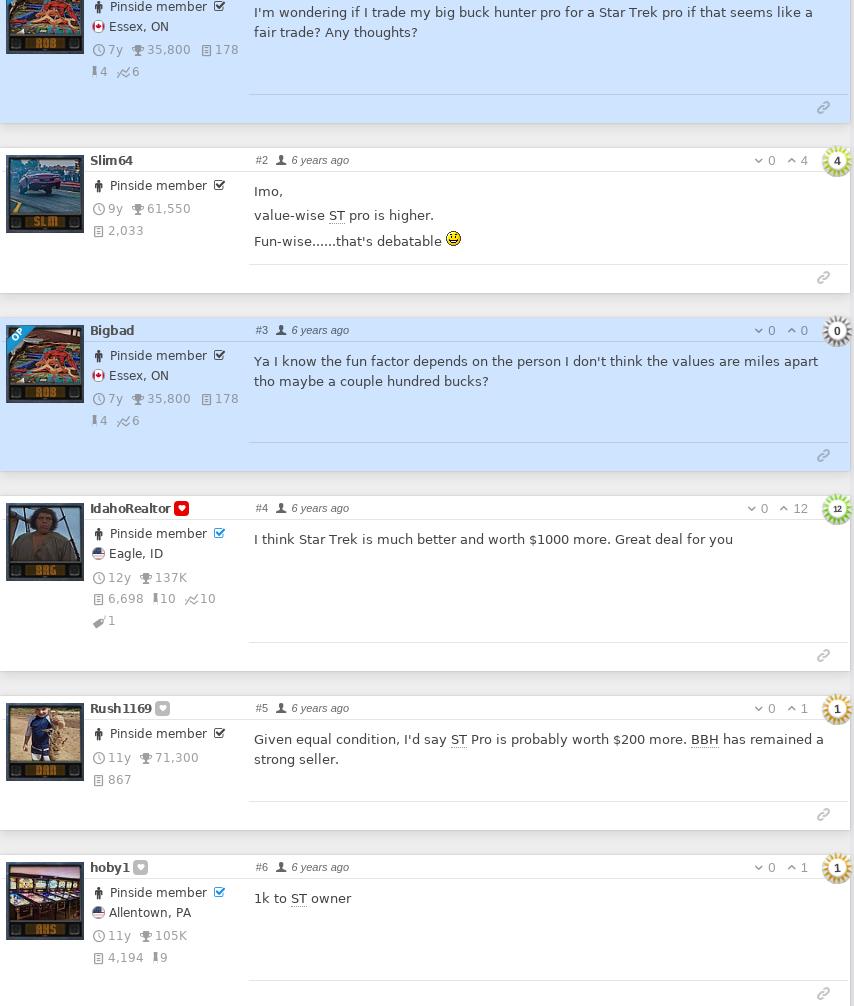 This screenshot has width=854, height=1006. Describe the element at coordinates (7, 332) in the screenshot. I see `'OP'` at that location.